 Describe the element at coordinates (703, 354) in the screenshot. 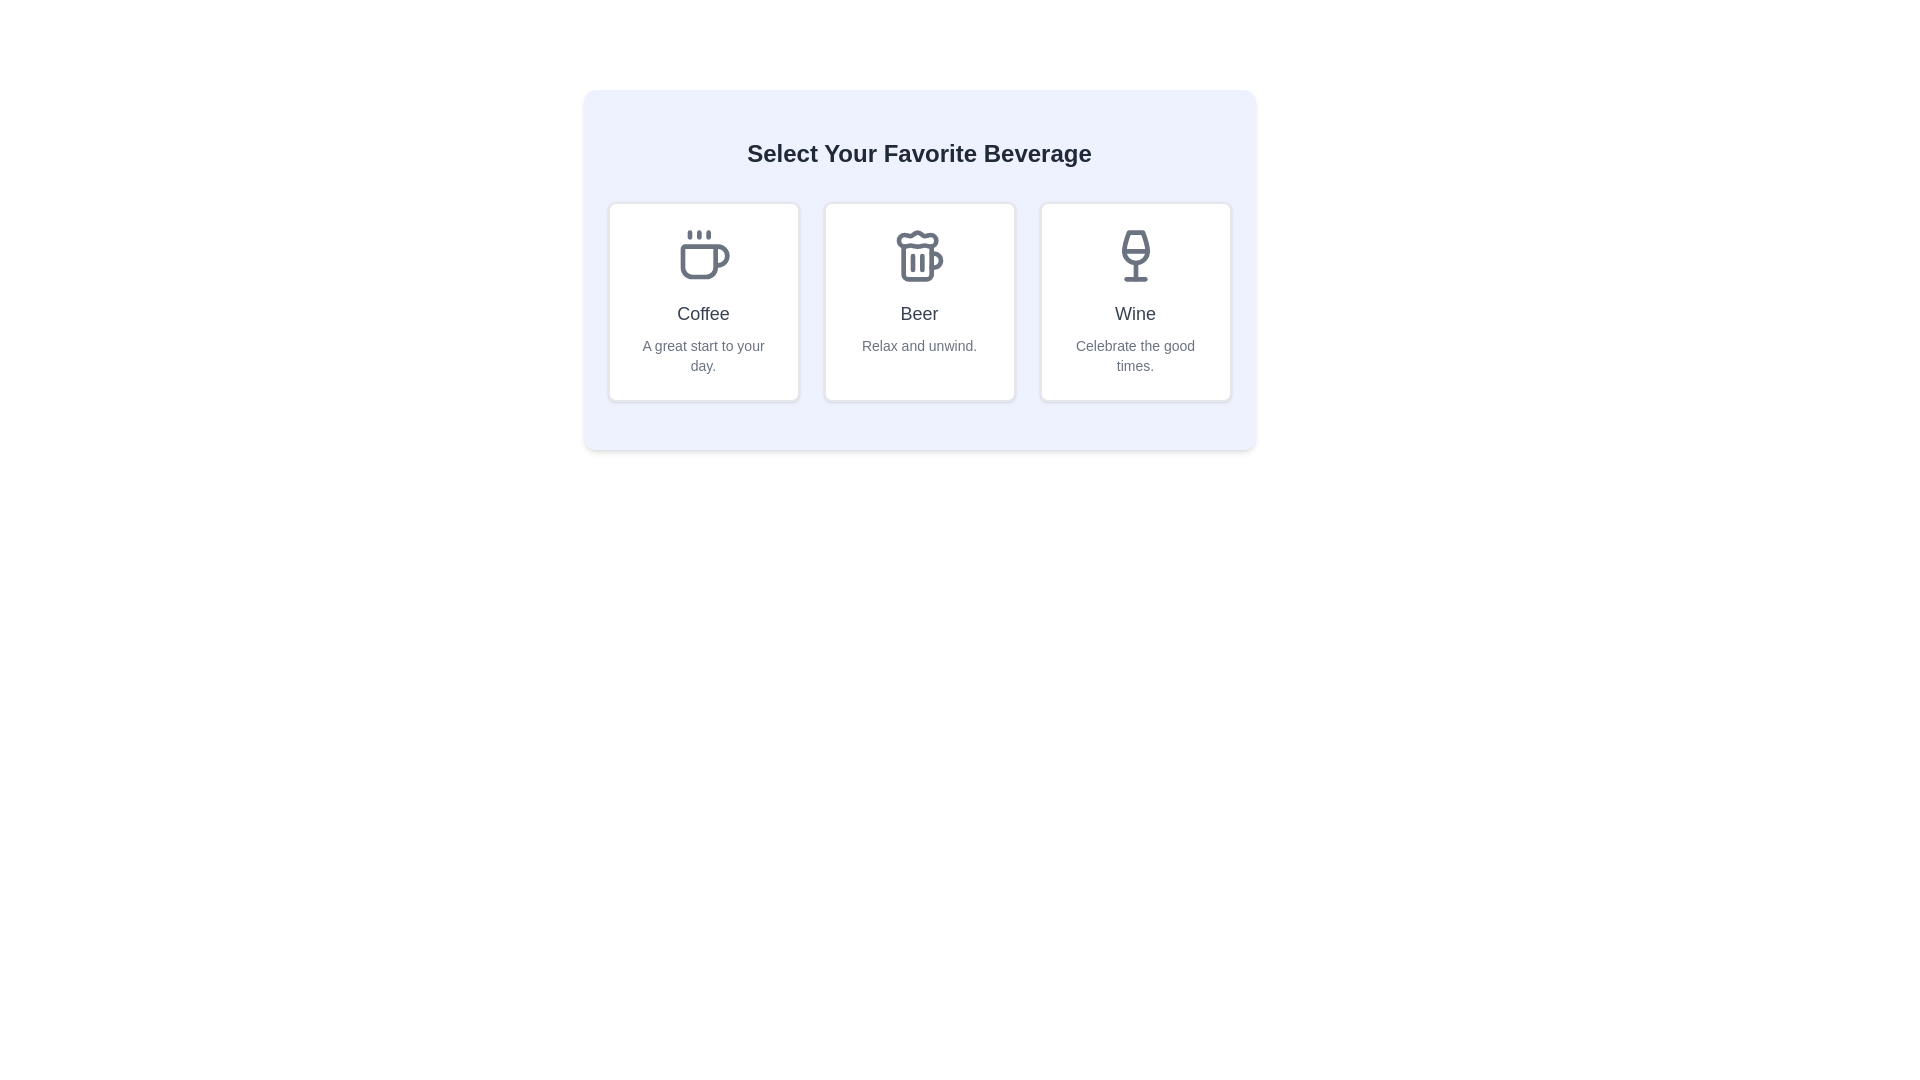

I see `the Text Label that displays a supporting description or tagline related to the 'Coffee' selection, which is positioned directly below the 'Coffee' text` at that location.